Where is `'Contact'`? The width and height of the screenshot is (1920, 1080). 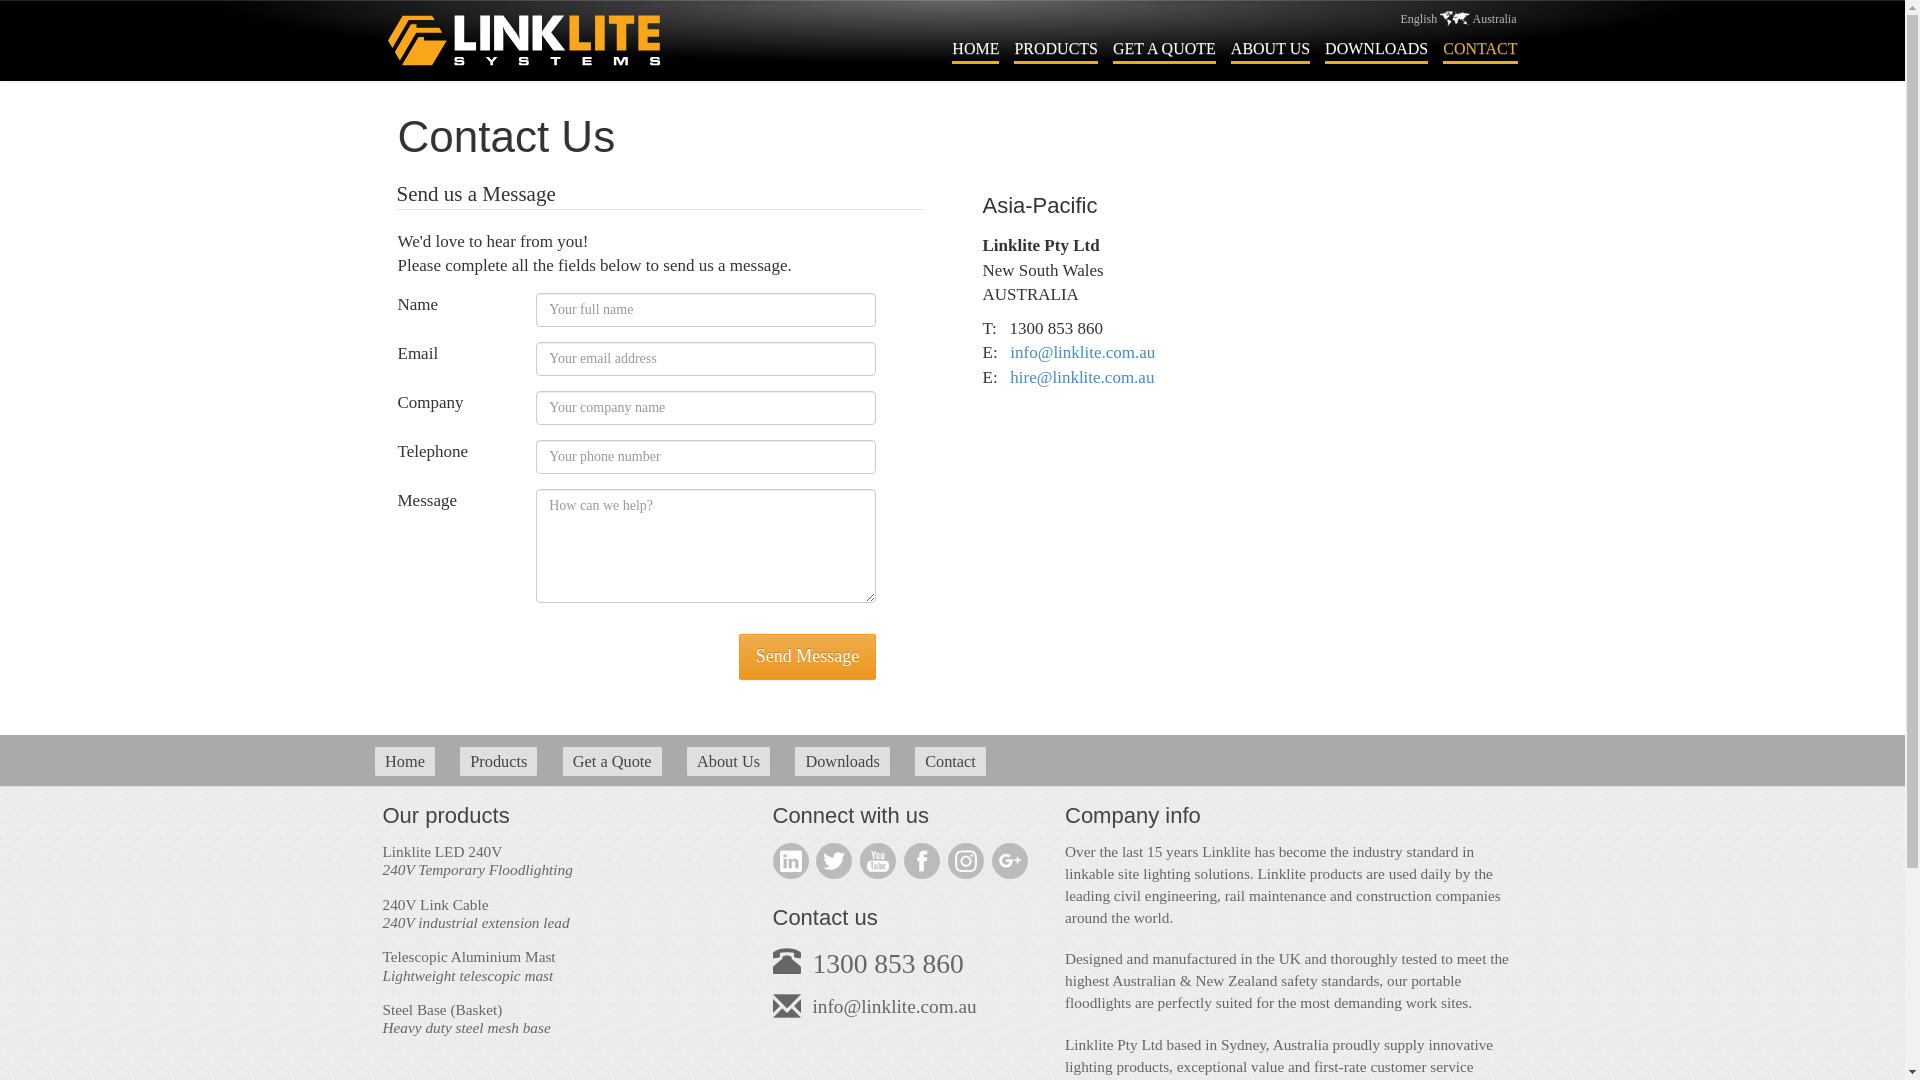
'Contact' is located at coordinates (914, 761).